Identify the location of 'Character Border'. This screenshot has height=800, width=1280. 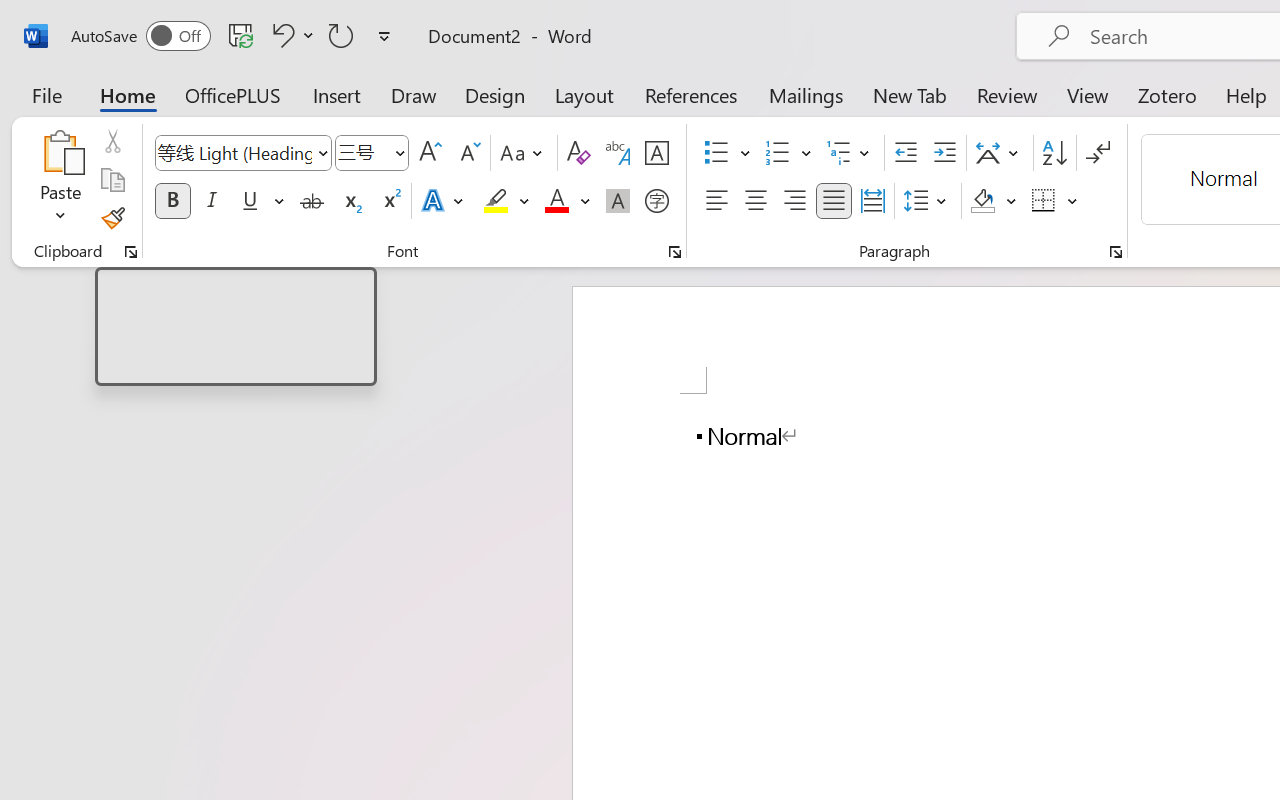
(656, 153).